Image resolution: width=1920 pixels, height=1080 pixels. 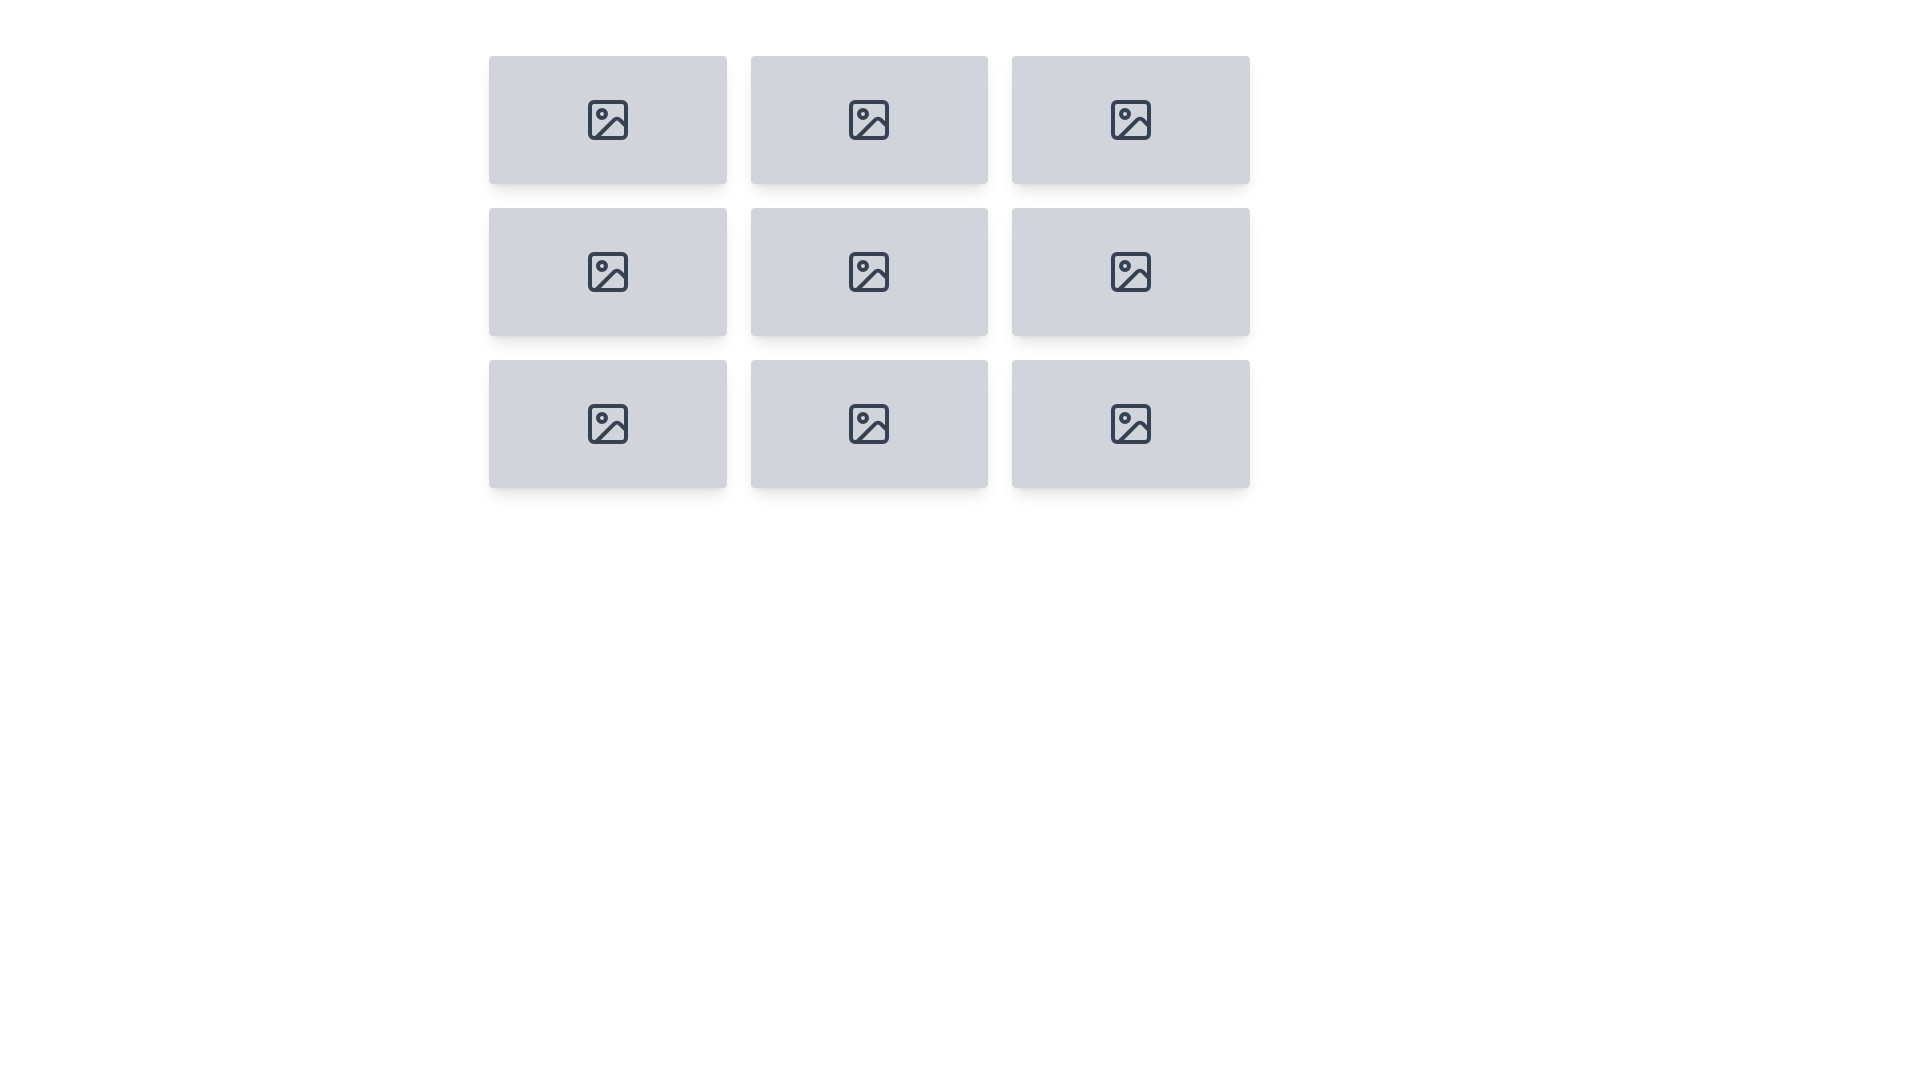 What do you see at coordinates (606, 423) in the screenshot?
I see `the small rectangular shape with rounded corners located in the bottom left portion of the sixth image icon in a 3x3 grid layout` at bounding box center [606, 423].